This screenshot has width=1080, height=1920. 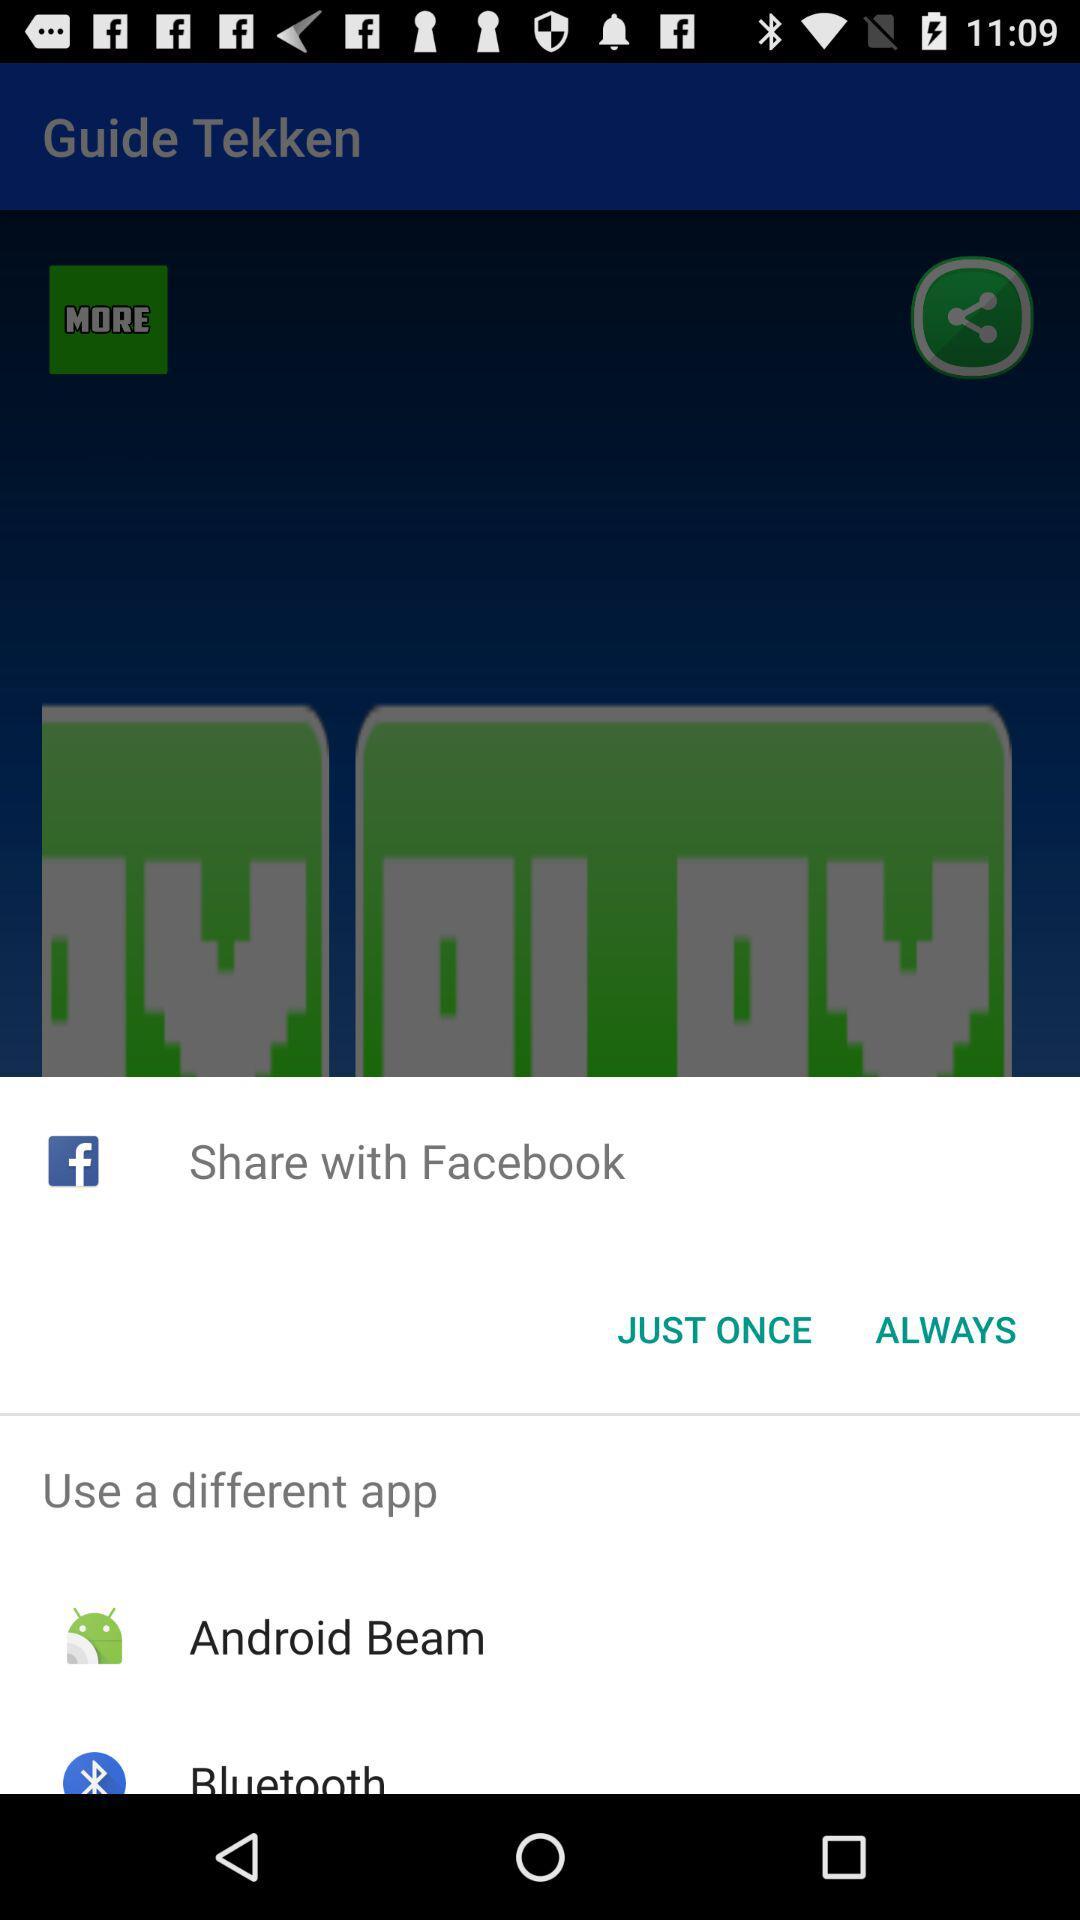 What do you see at coordinates (713, 1329) in the screenshot?
I see `item next to always` at bounding box center [713, 1329].